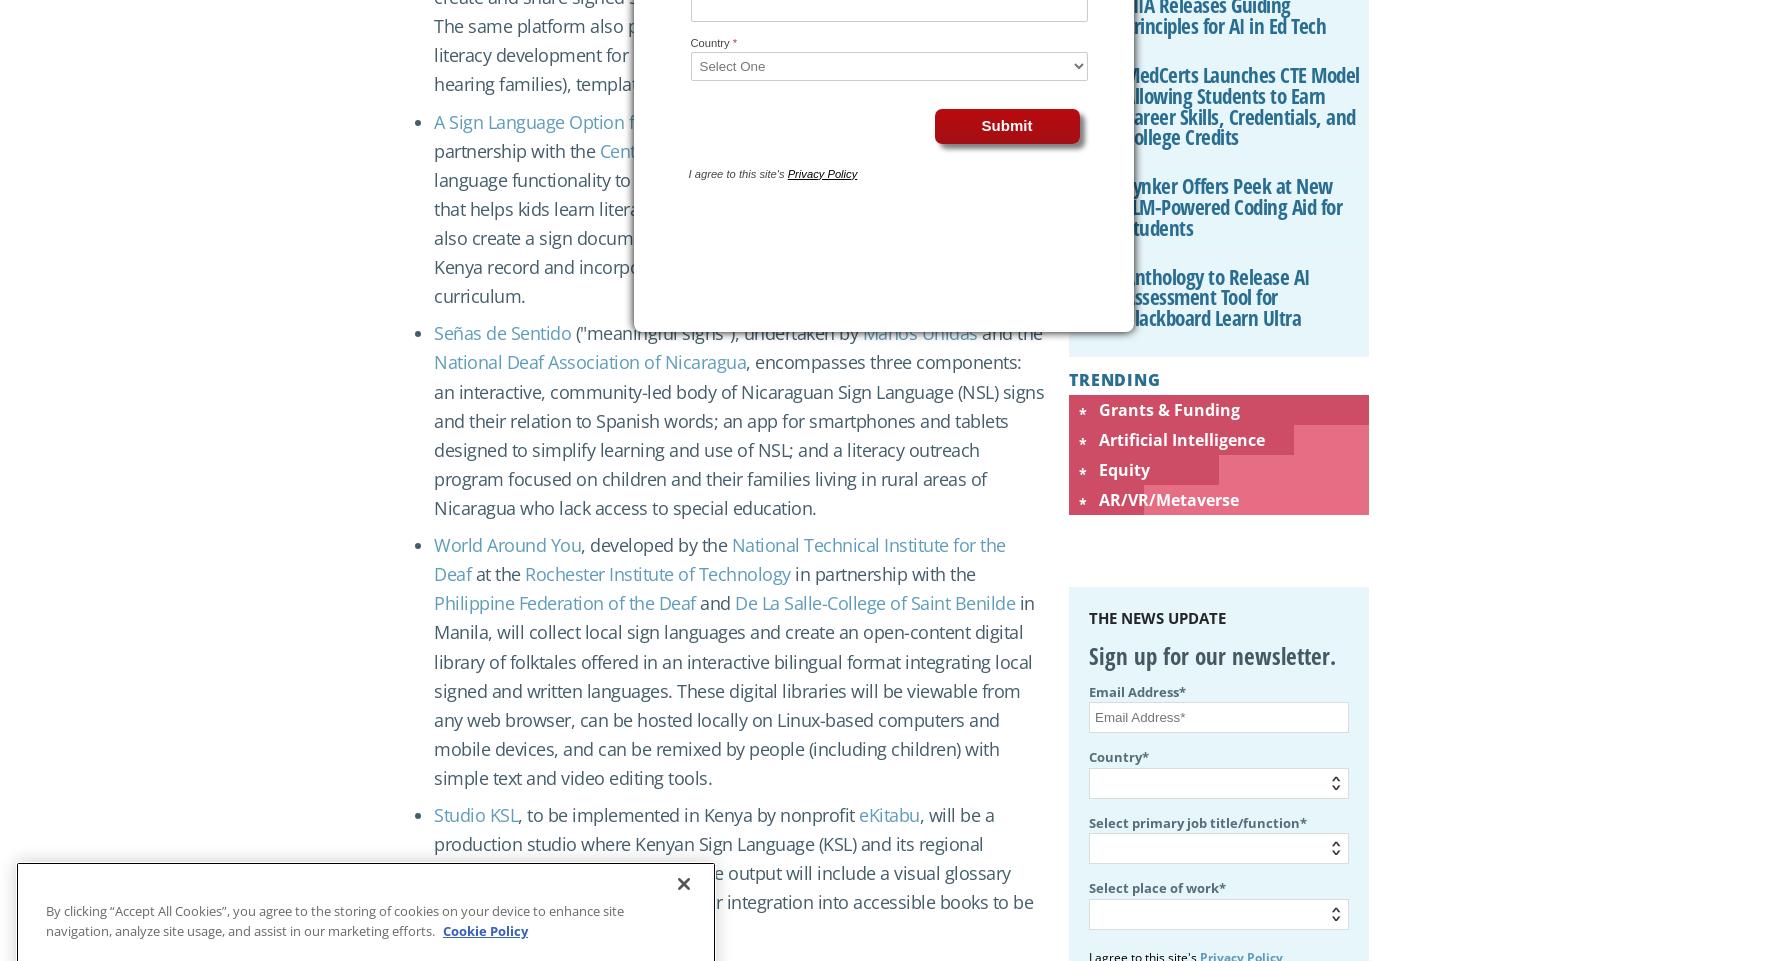 This screenshot has width=1768, height=961. I want to click on 'Trending', so click(1067, 379).